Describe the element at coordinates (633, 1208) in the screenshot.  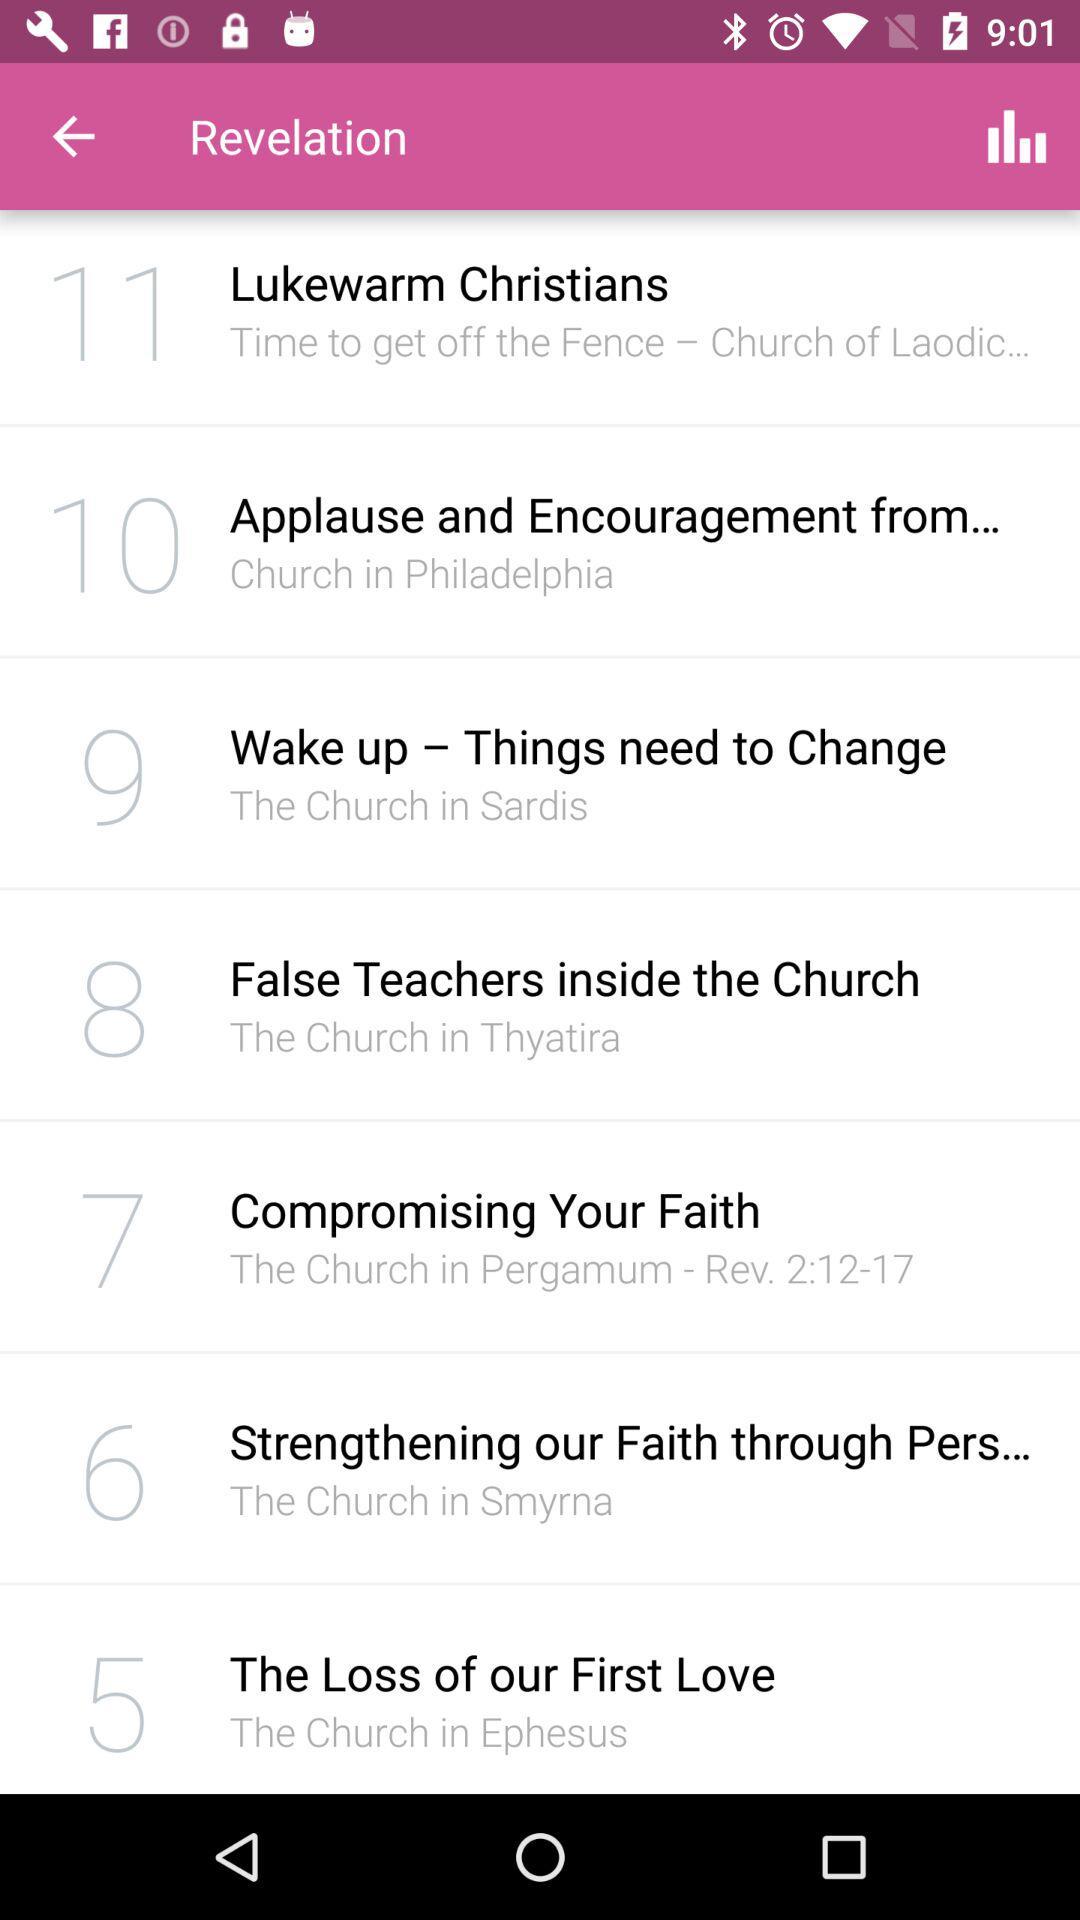
I see `icon above the the church in icon` at that location.